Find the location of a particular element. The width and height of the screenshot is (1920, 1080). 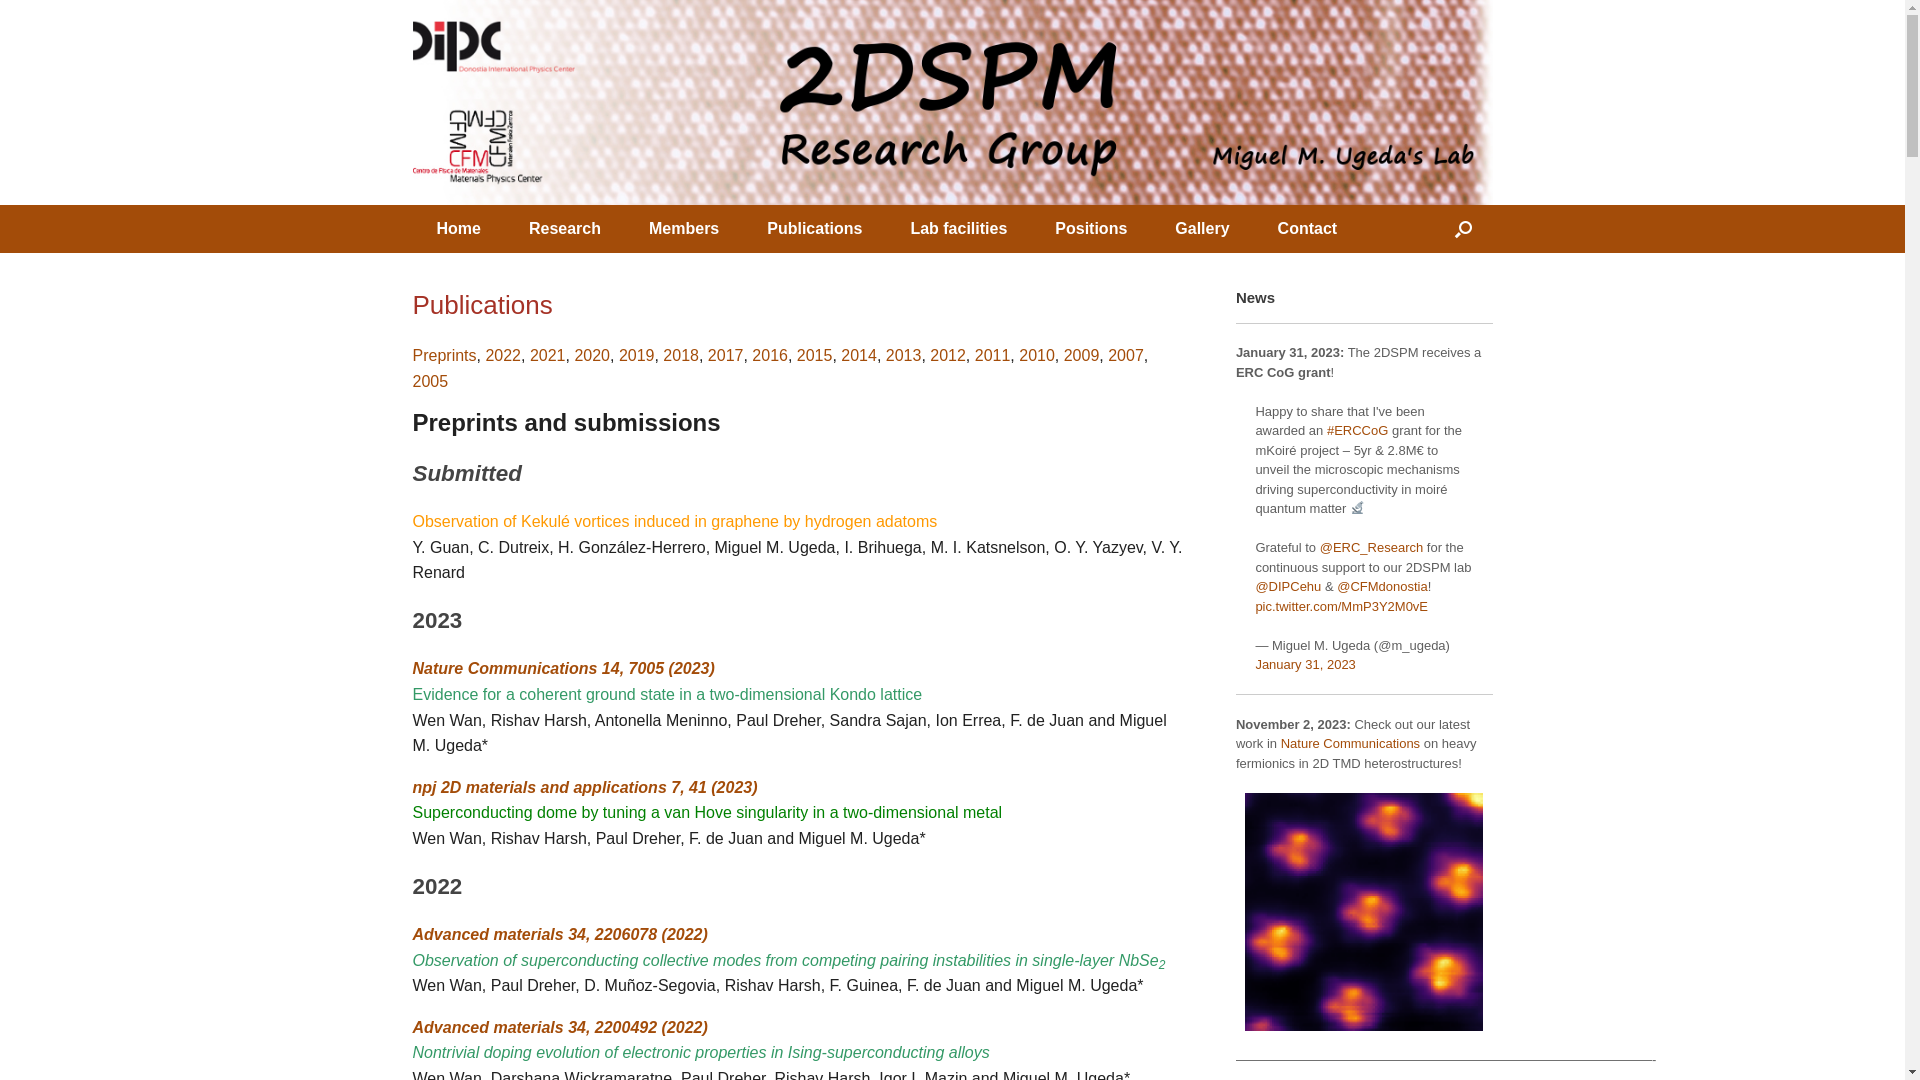

'@DIPCehu' is located at coordinates (1287, 585).